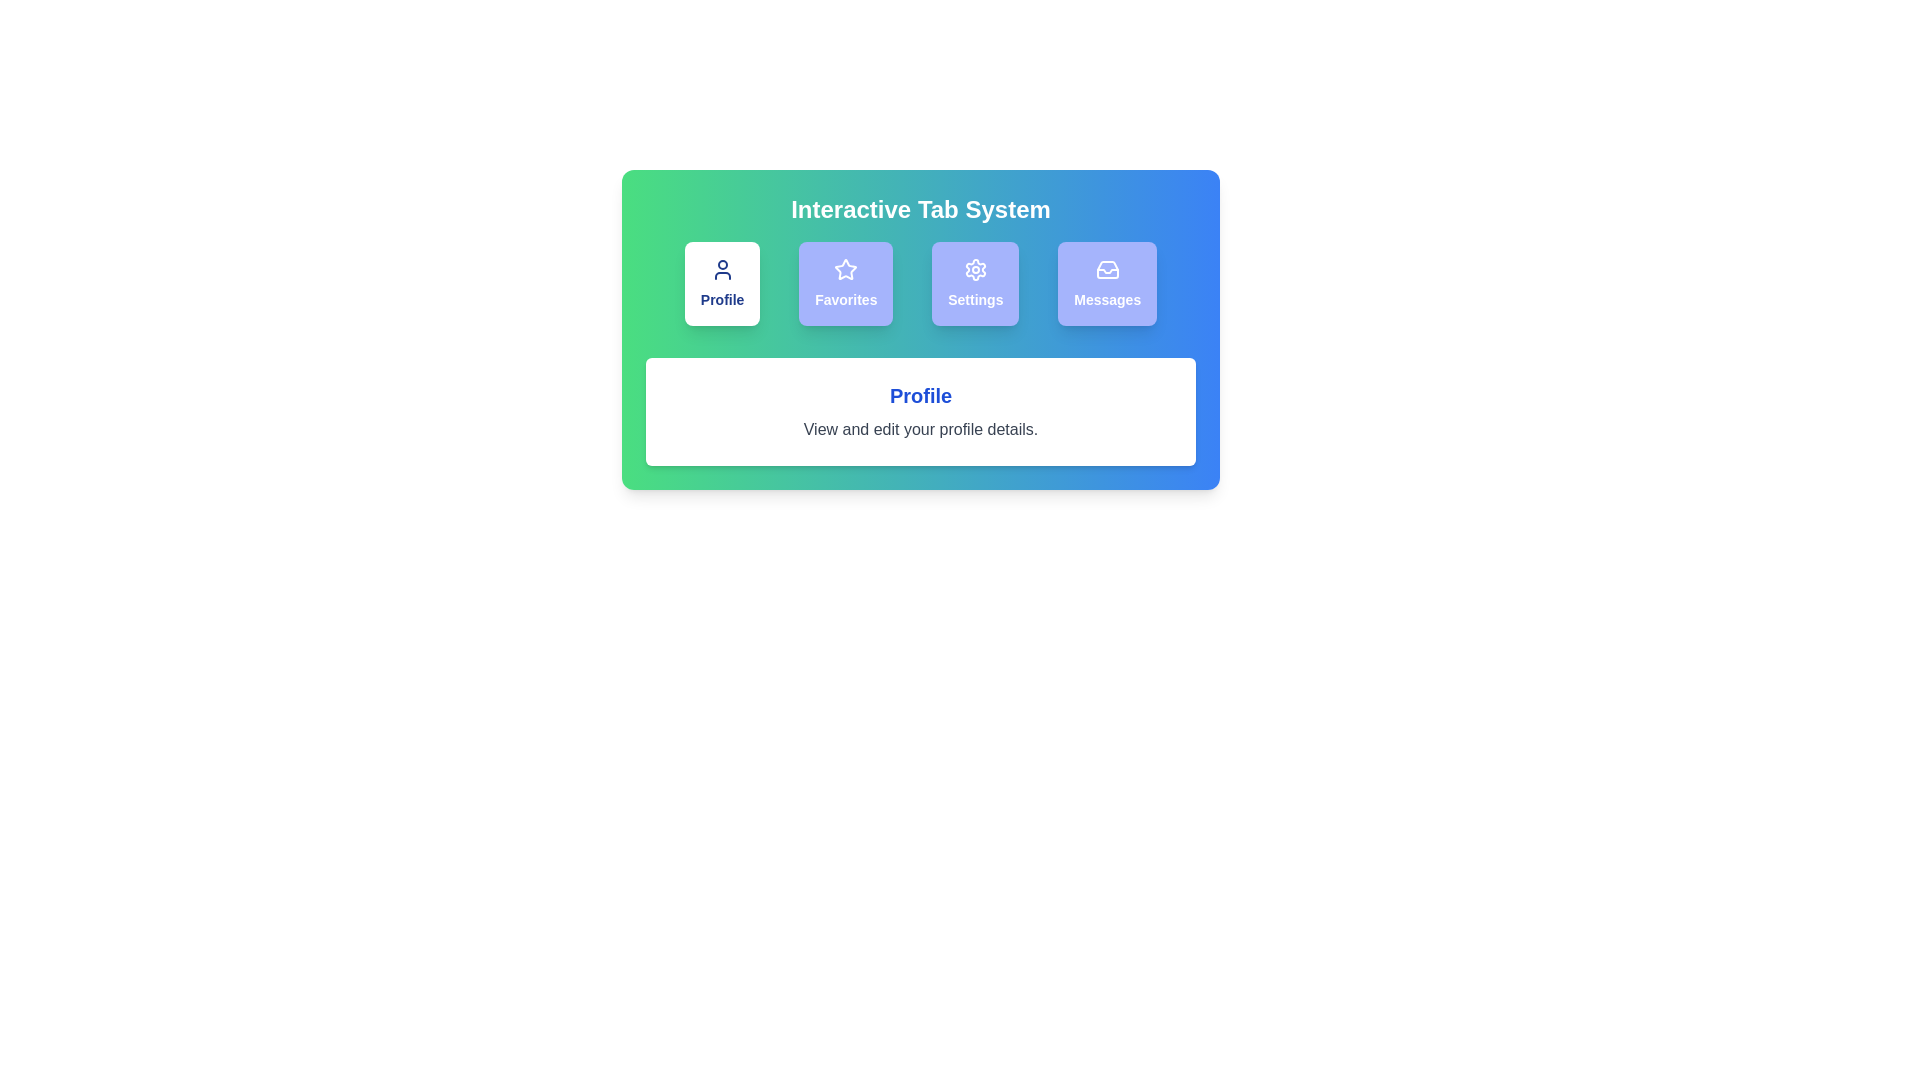 Image resolution: width=1920 pixels, height=1080 pixels. I want to click on the Favorites tab to view its content, so click(845, 284).